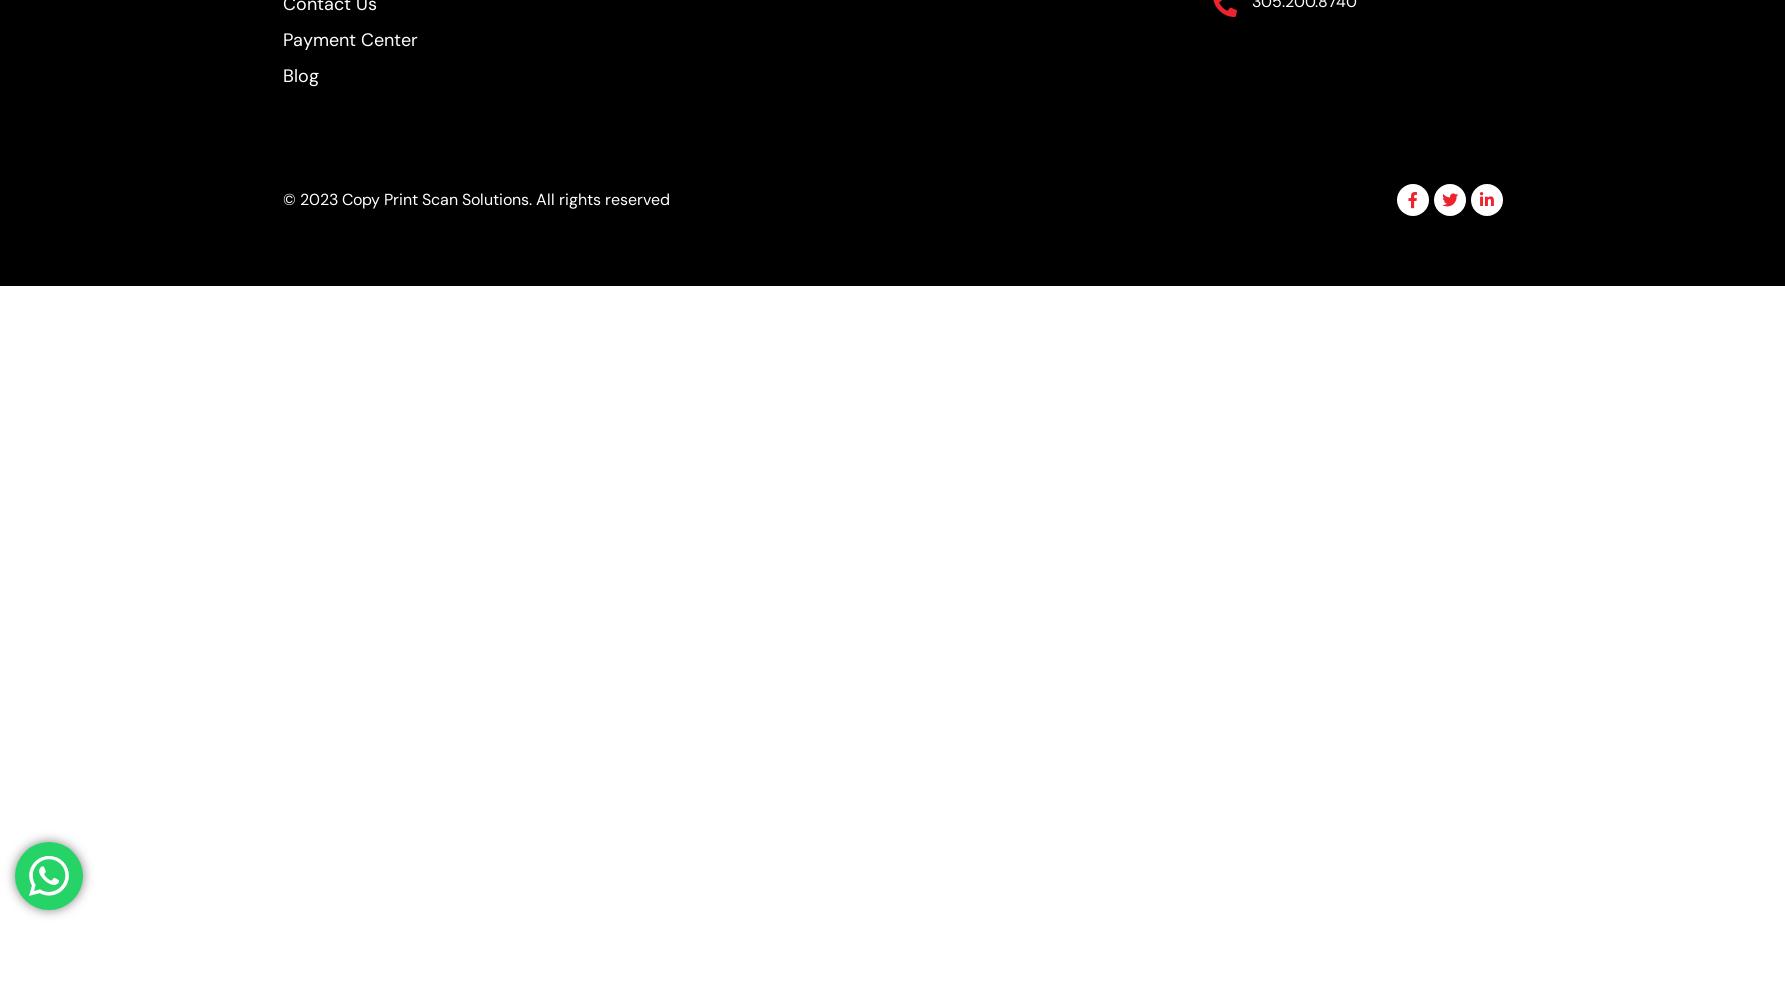 This screenshot has height=1000, width=1785. What do you see at coordinates (800, 311) in the screenshot?
I see `'Custom fields'` at bounding box center [800, 311].